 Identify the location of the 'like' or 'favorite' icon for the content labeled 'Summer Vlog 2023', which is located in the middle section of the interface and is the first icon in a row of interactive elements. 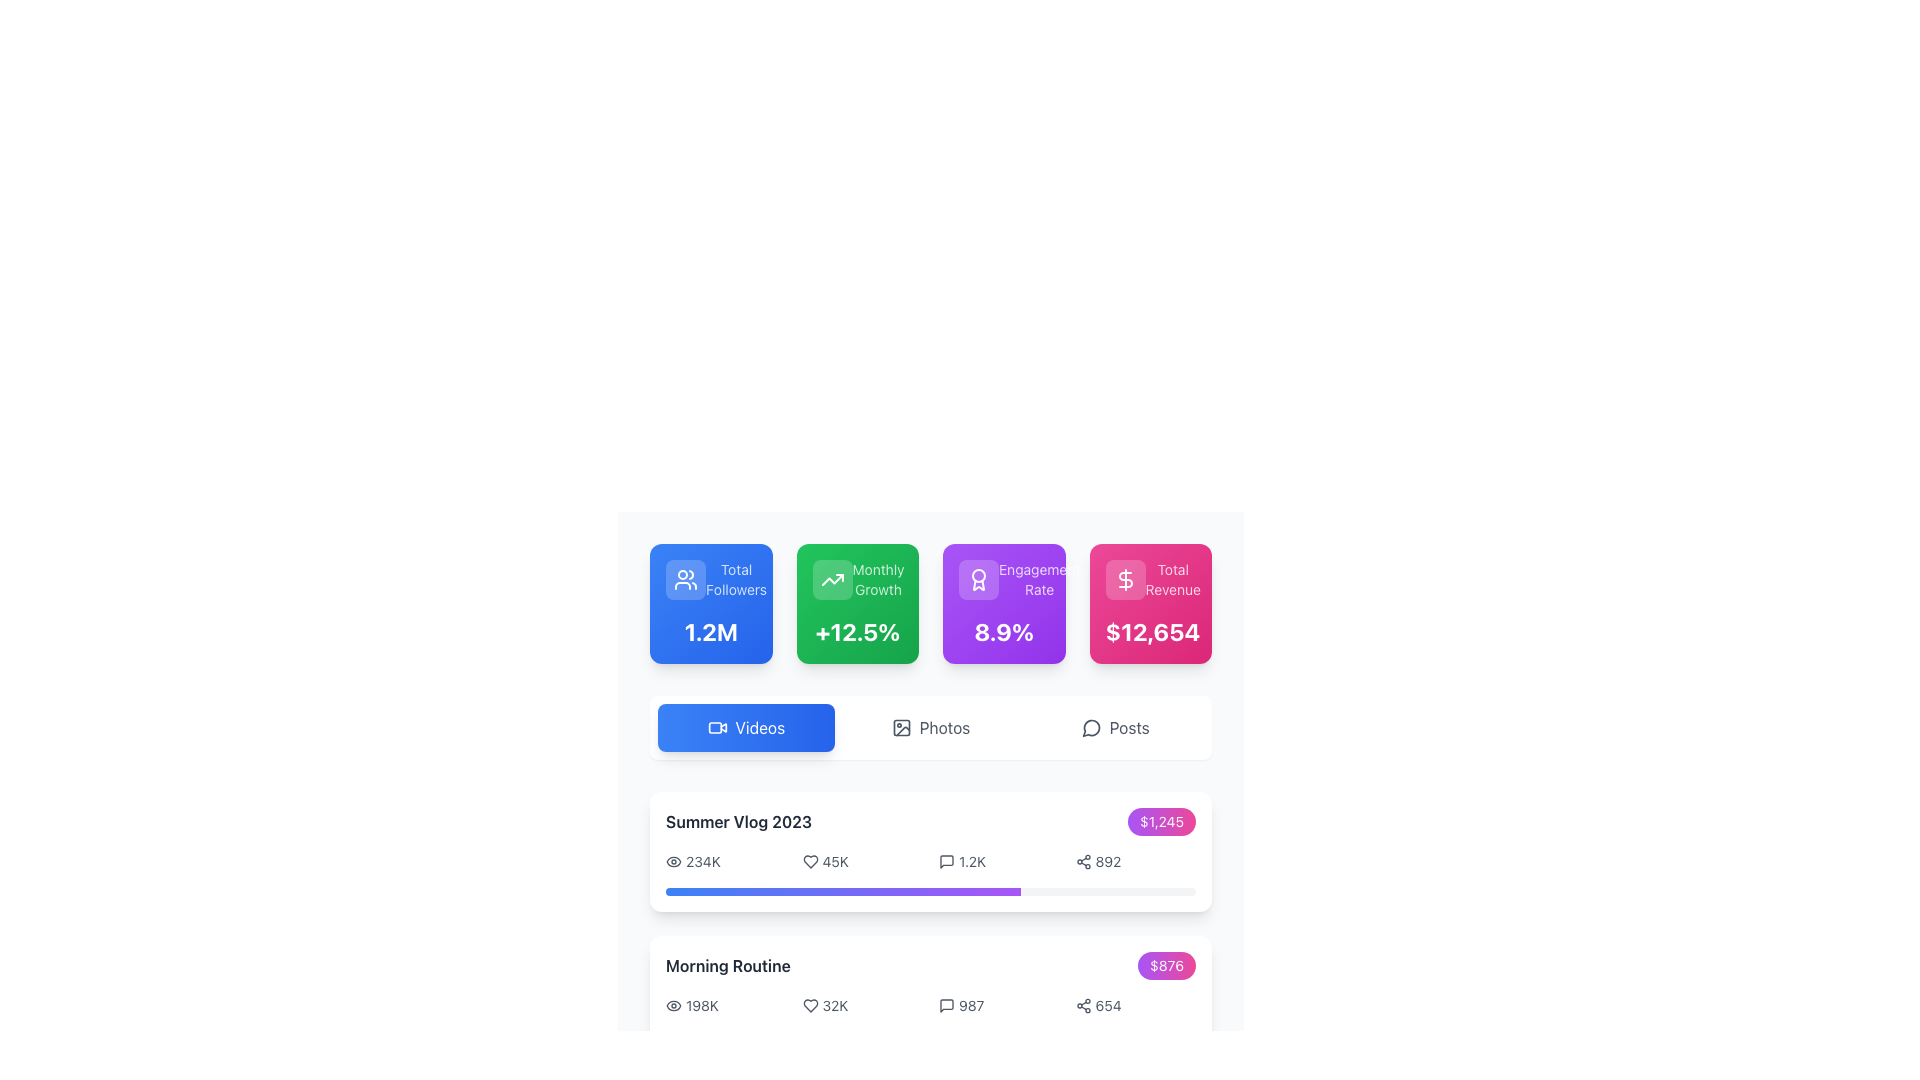
(810, 860).